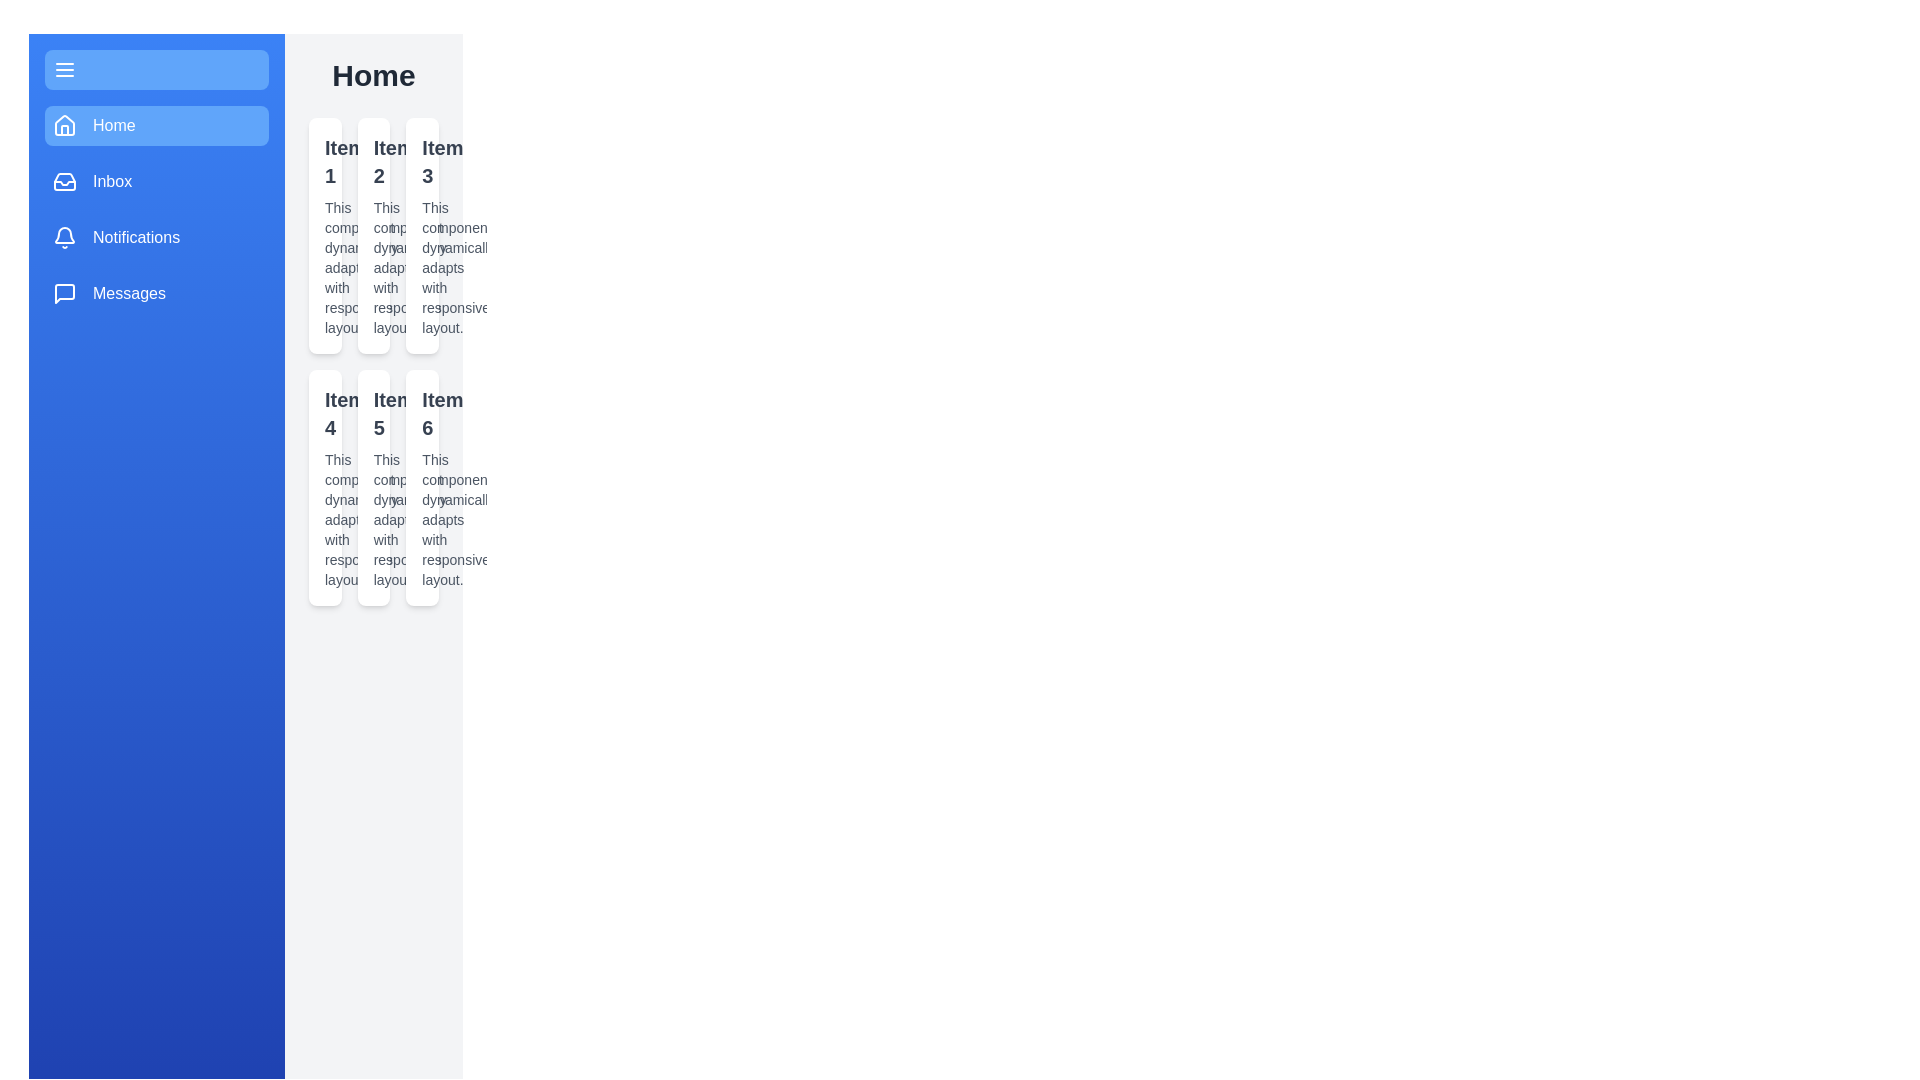 The image size is (1920, 1080). I want to click on the bell icon SVG graphic located in the third slot from the top of the vertical sidebar menu, adjacent, so click(65, 237).